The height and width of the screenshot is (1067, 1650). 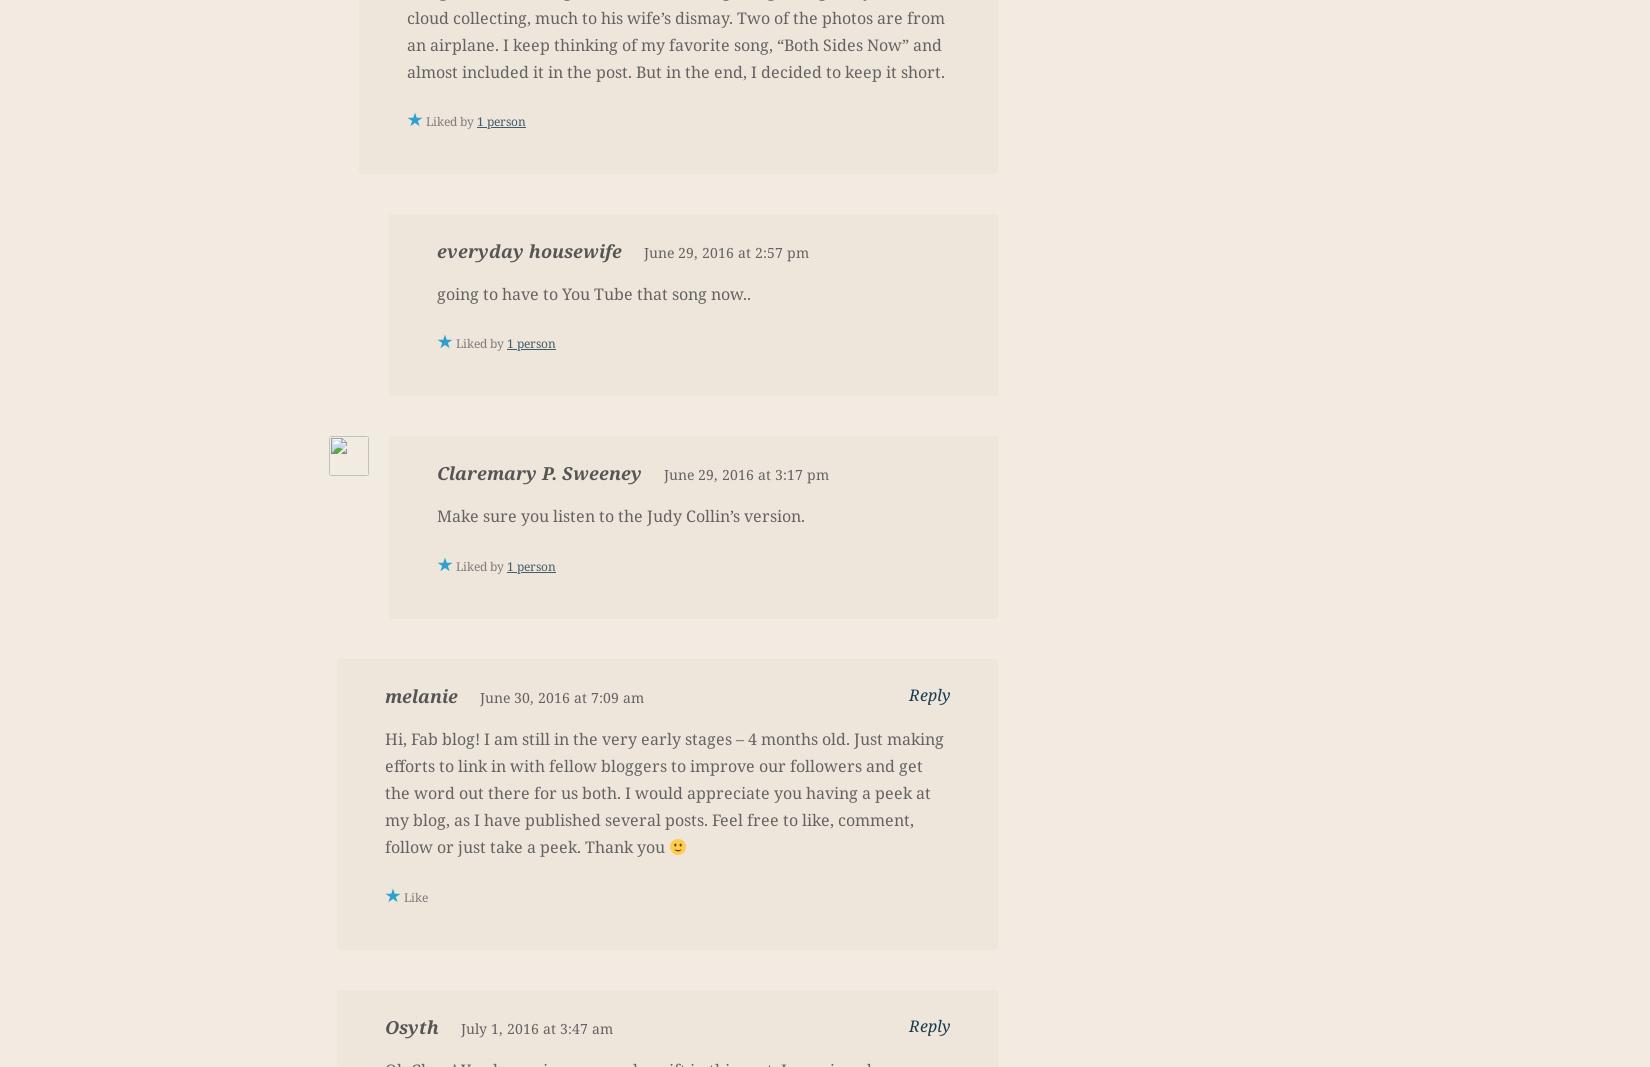 I want to click on 'Like', so click(x=403, y=896).